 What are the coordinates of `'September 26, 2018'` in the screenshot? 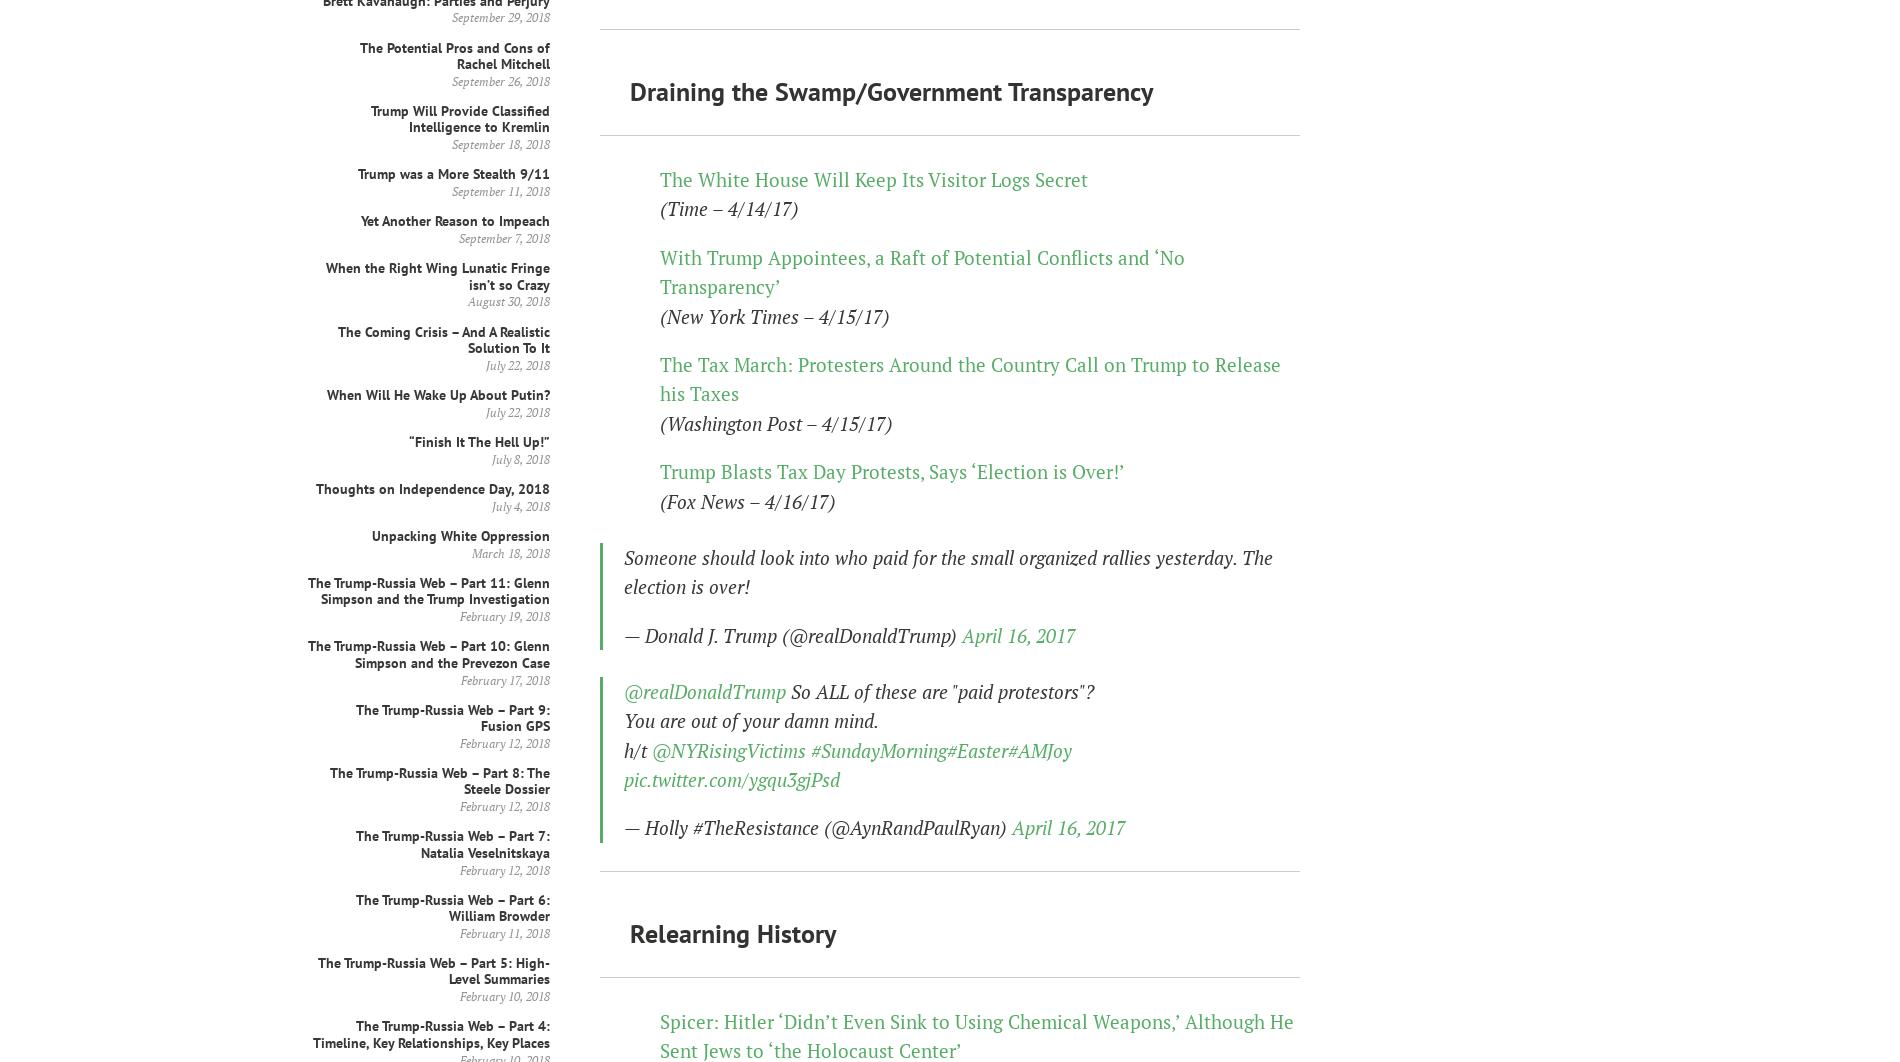 It's located at (501, 80).